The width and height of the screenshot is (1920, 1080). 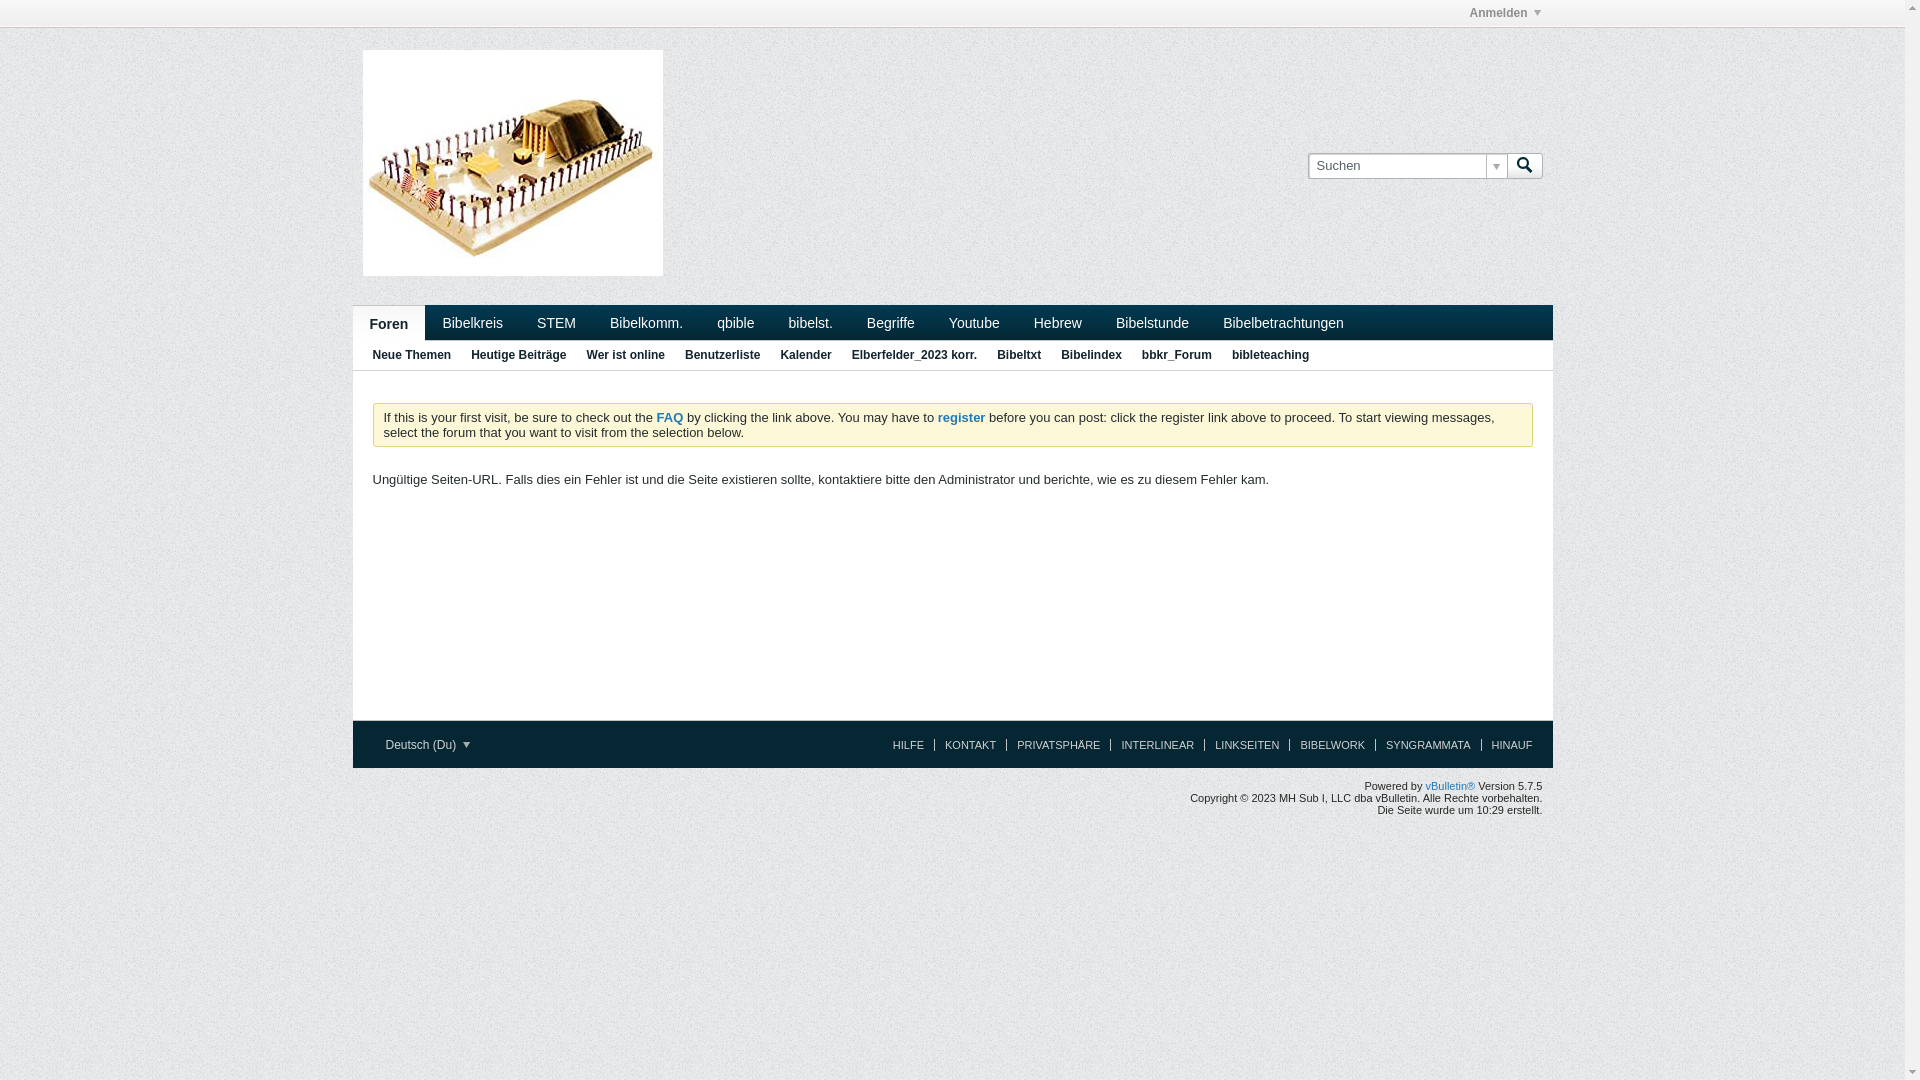 What do you see at coordinates (902, 744) in the screenshot?
I see `'HILFE'` at bounding box center [902, 744].